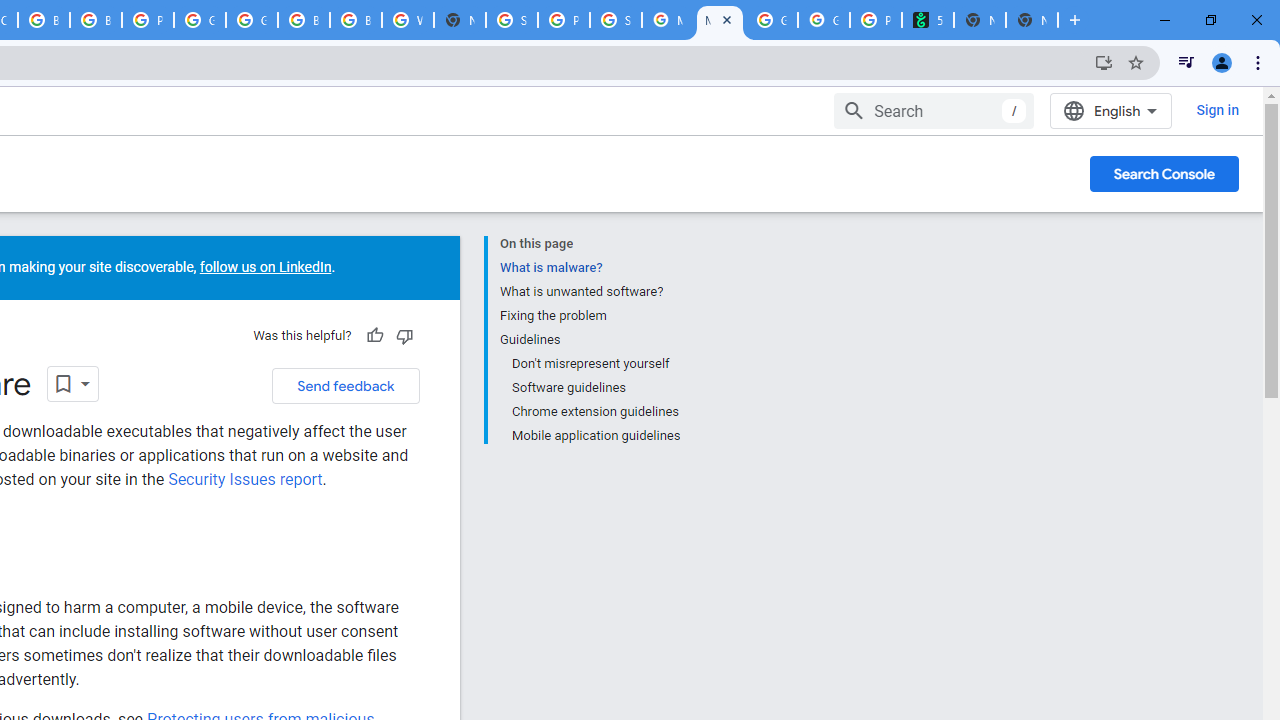  I want to click on 'Fixing the problem', so click(588, 315).